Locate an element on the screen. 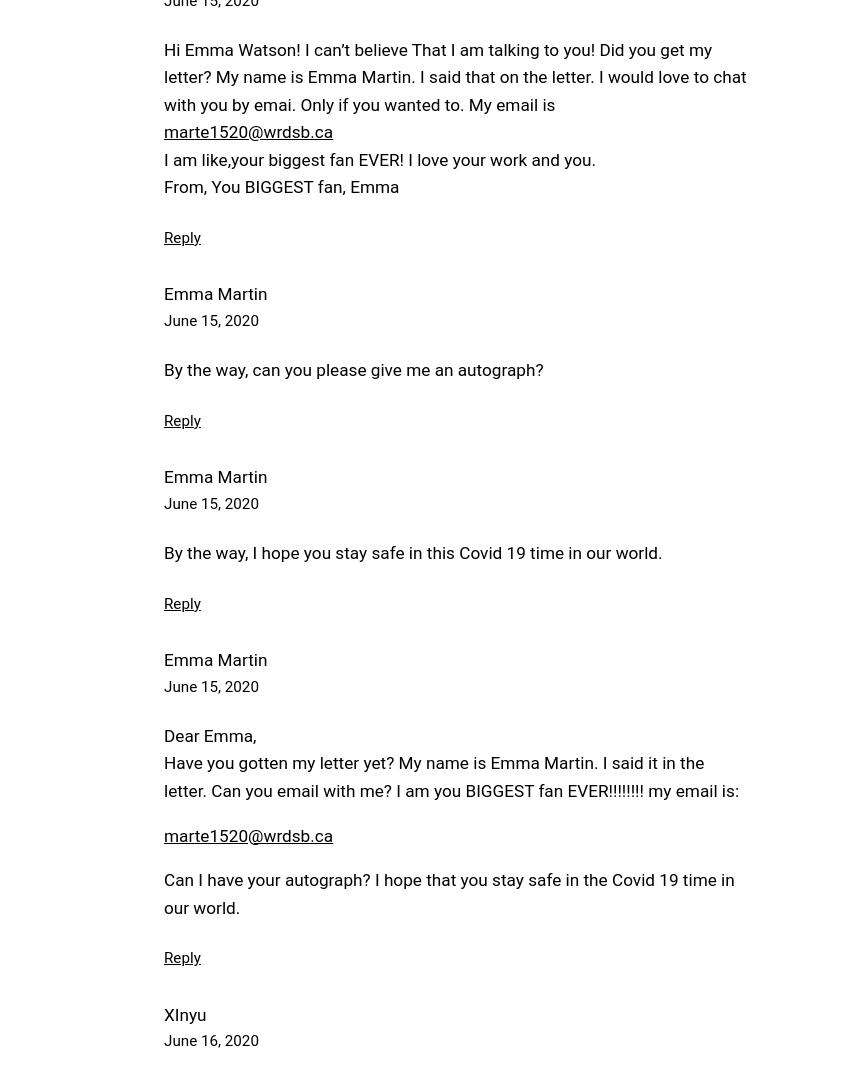 The height and width of the screenshot is (1074, 850). 'Dear Emma,' is located at coordinates (209, 735).